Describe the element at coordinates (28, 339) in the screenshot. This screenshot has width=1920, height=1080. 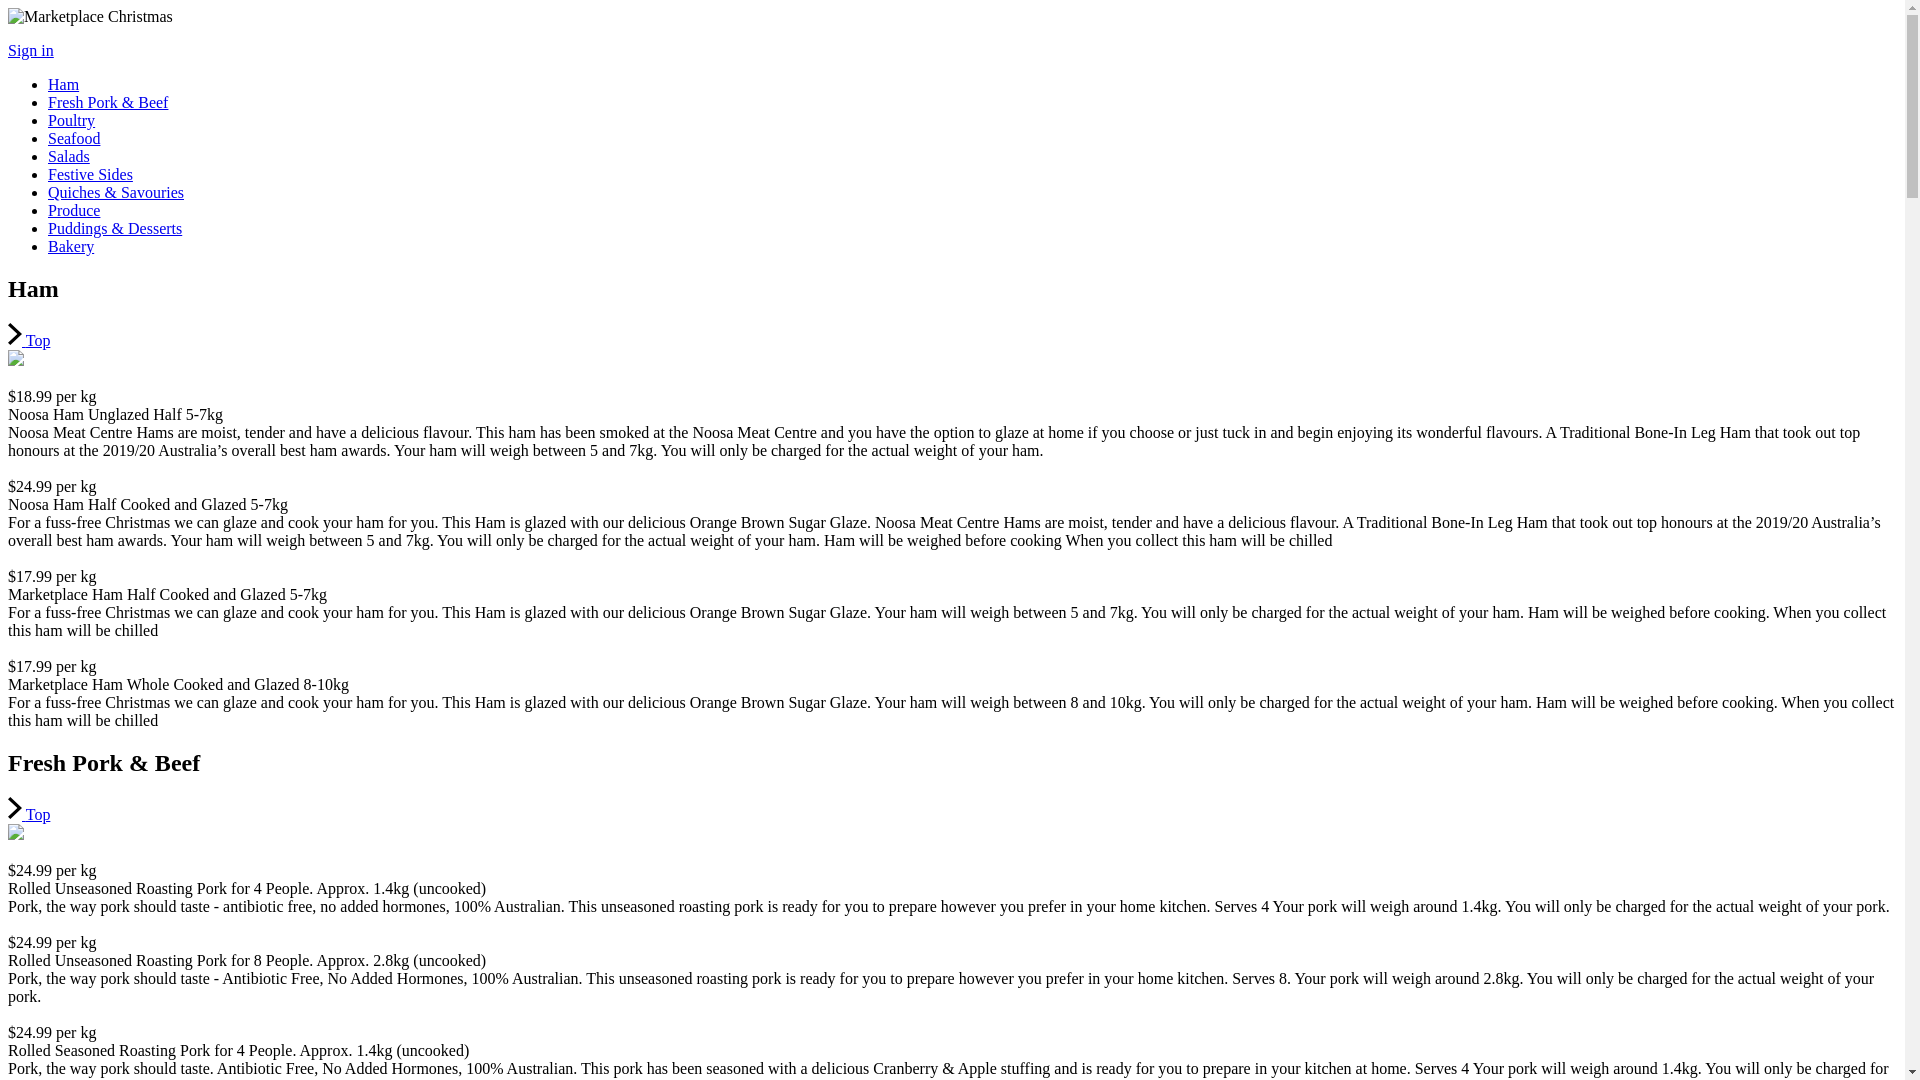
I see `'Top'` at that location.